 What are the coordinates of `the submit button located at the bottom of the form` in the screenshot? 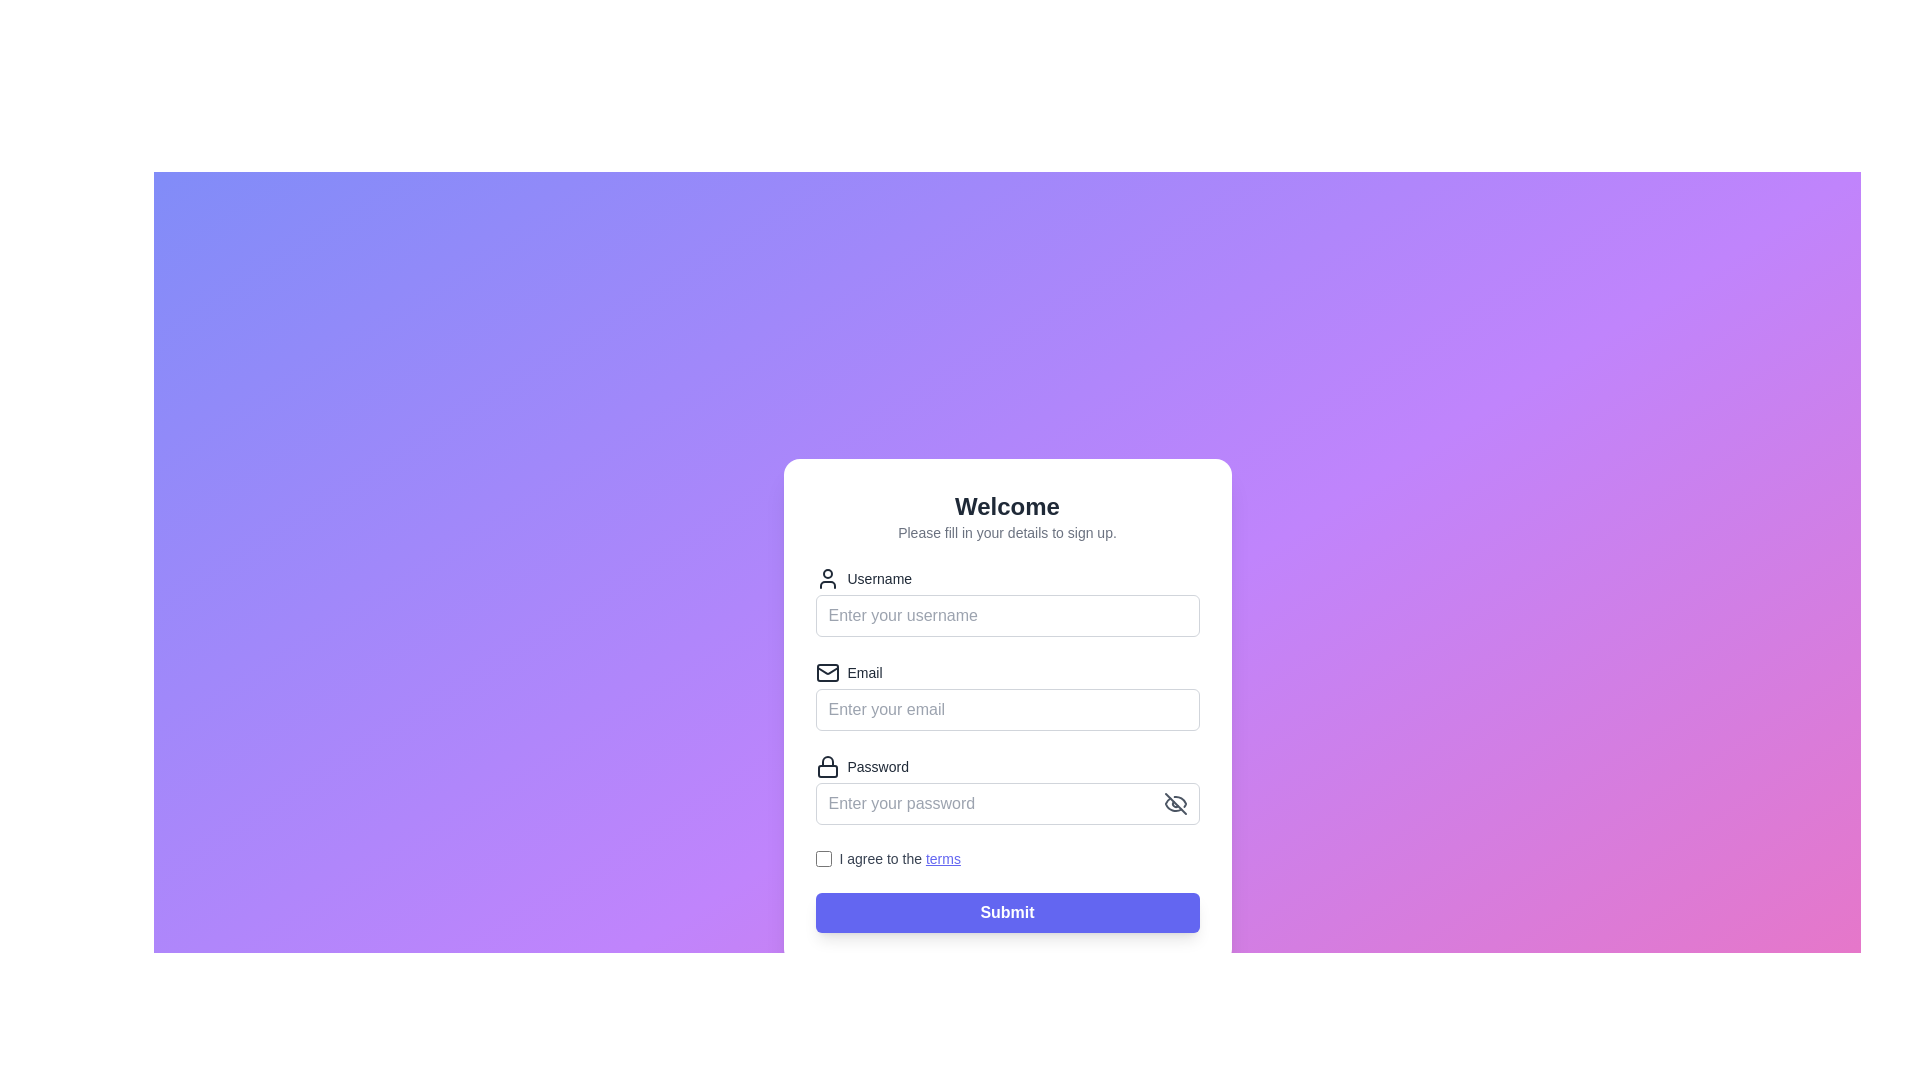 It's located at (1007, 913).